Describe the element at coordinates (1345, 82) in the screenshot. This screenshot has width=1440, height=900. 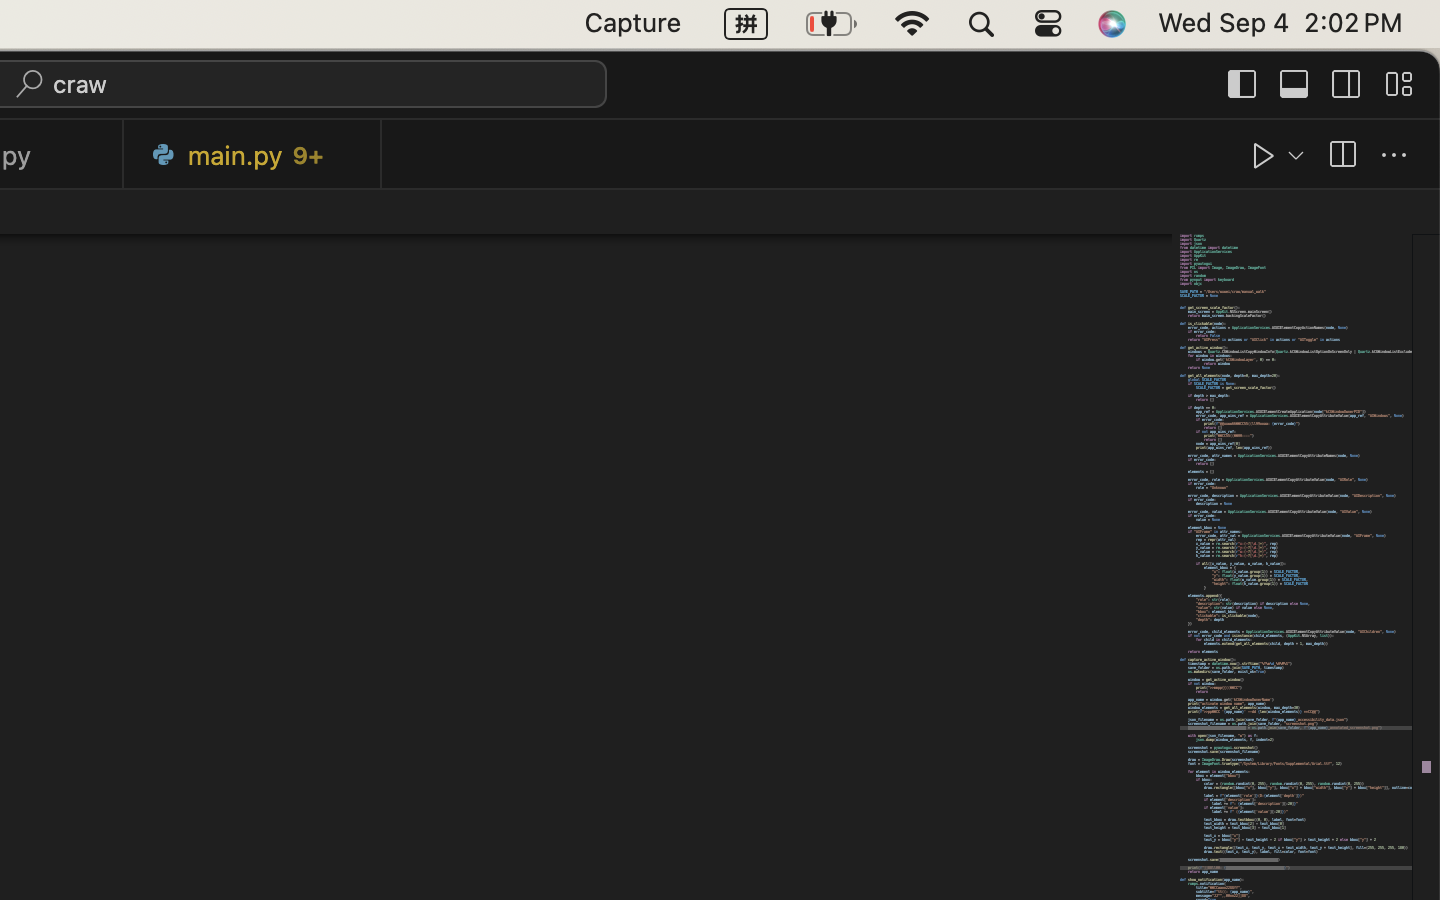
I see `''` at that location.